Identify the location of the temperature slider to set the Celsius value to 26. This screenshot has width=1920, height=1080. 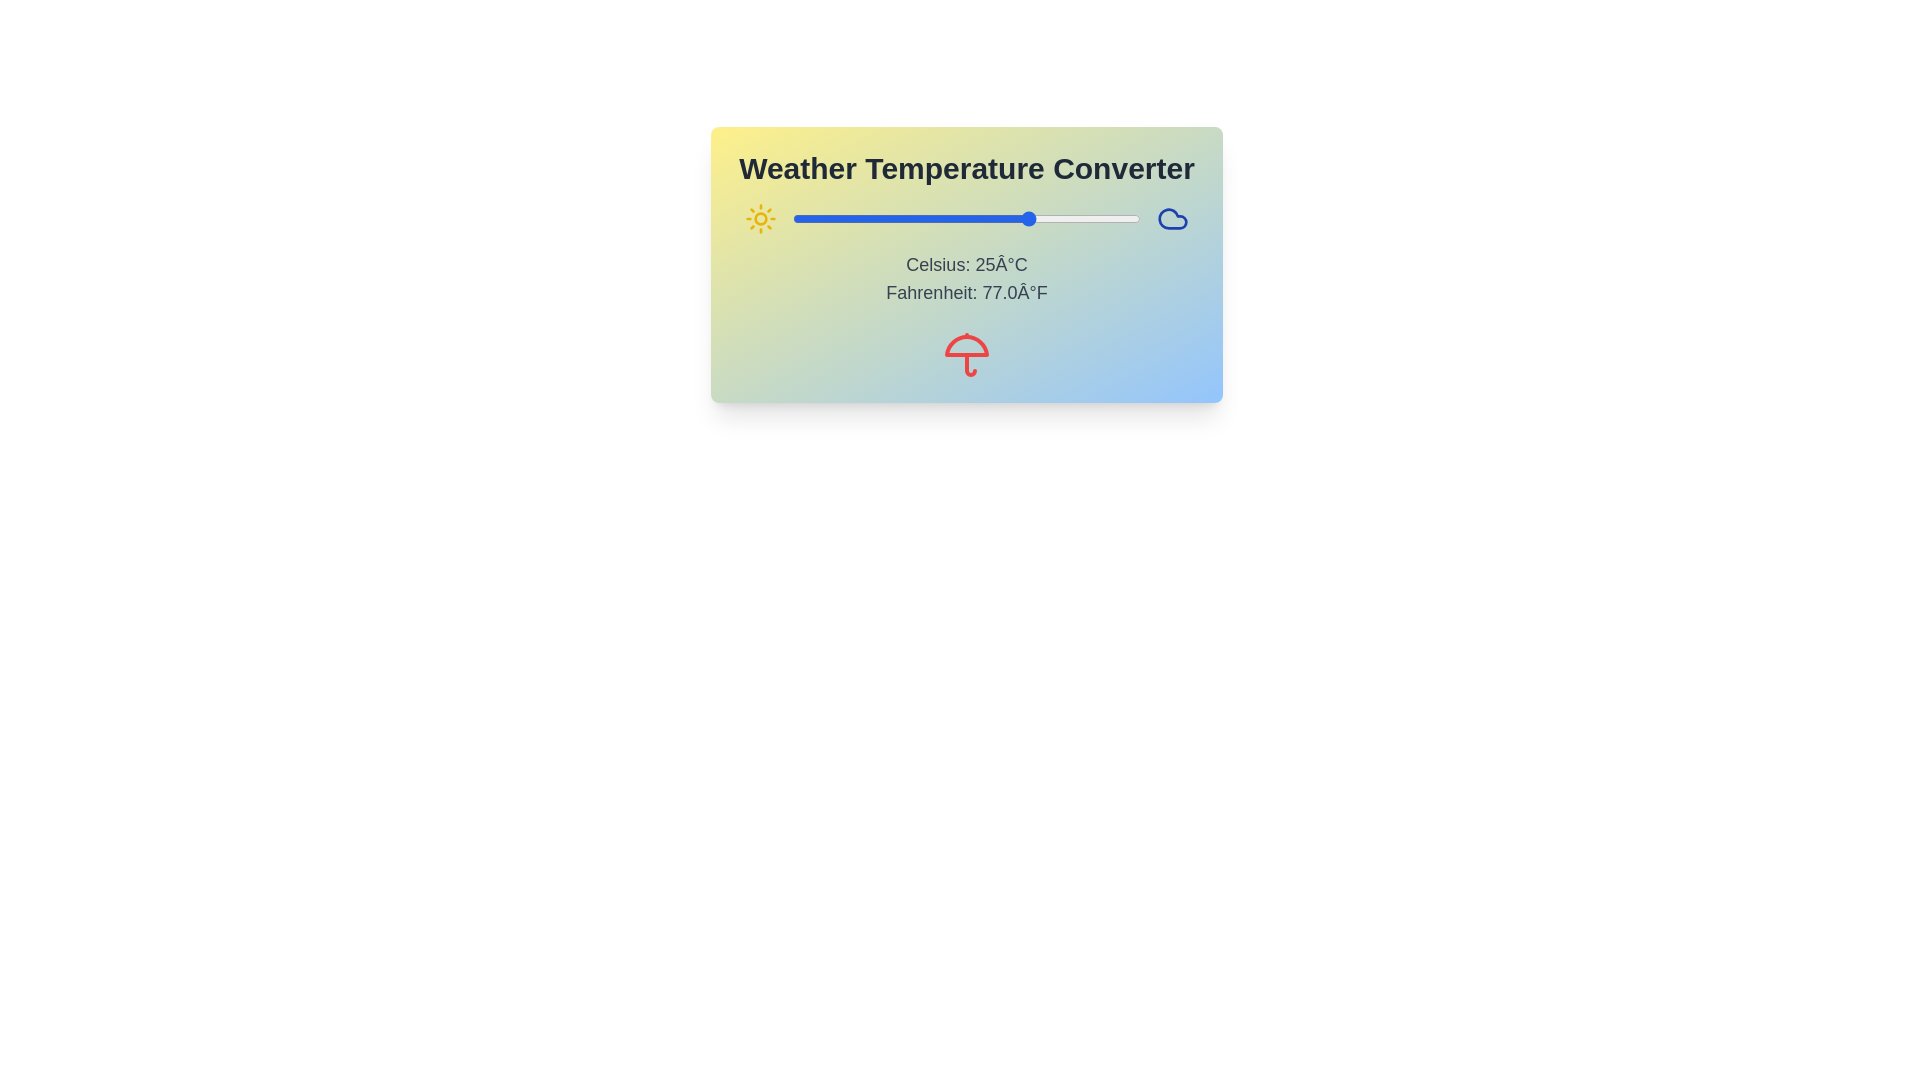
(1036, 219).